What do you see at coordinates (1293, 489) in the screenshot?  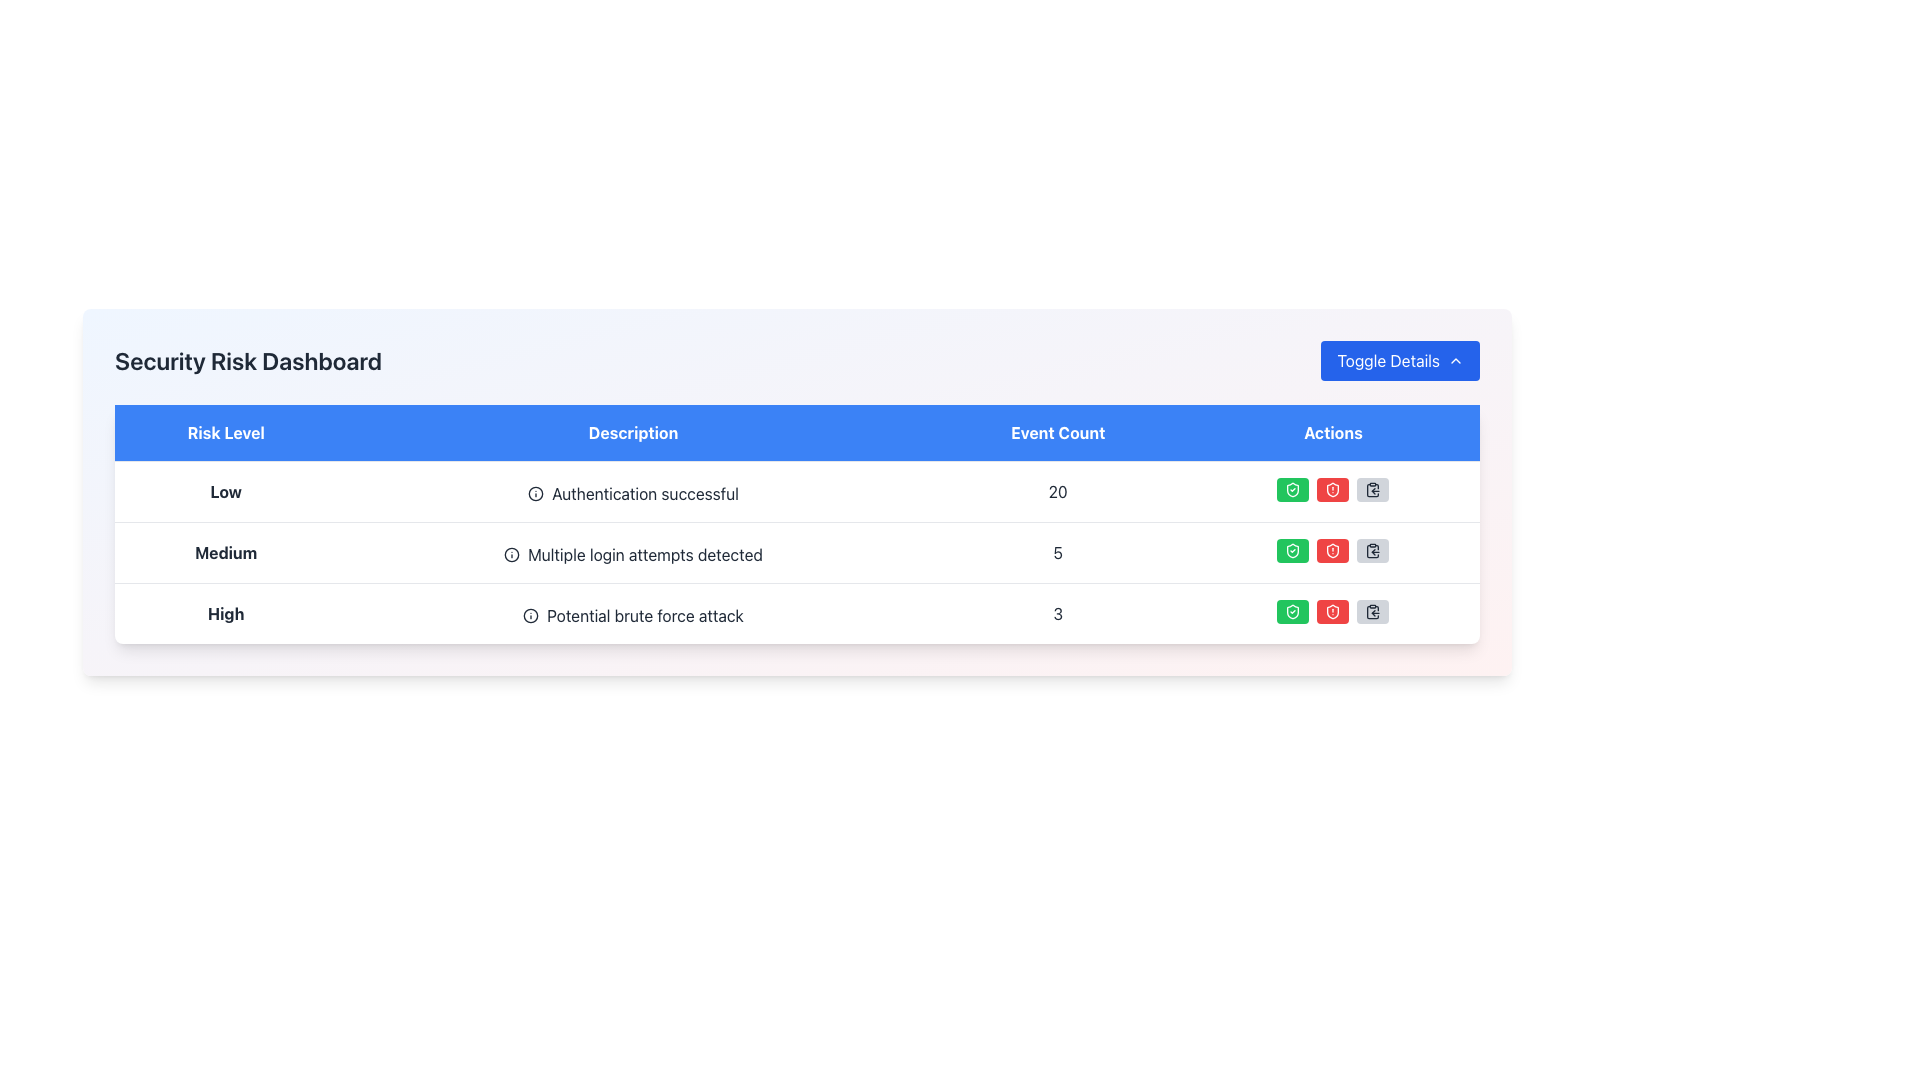 I see `the shield-shaped icon with a checkmark inside the green button under the 'Actions' column for 'Low Risk Level.'` at bounding box center [1293, 489].